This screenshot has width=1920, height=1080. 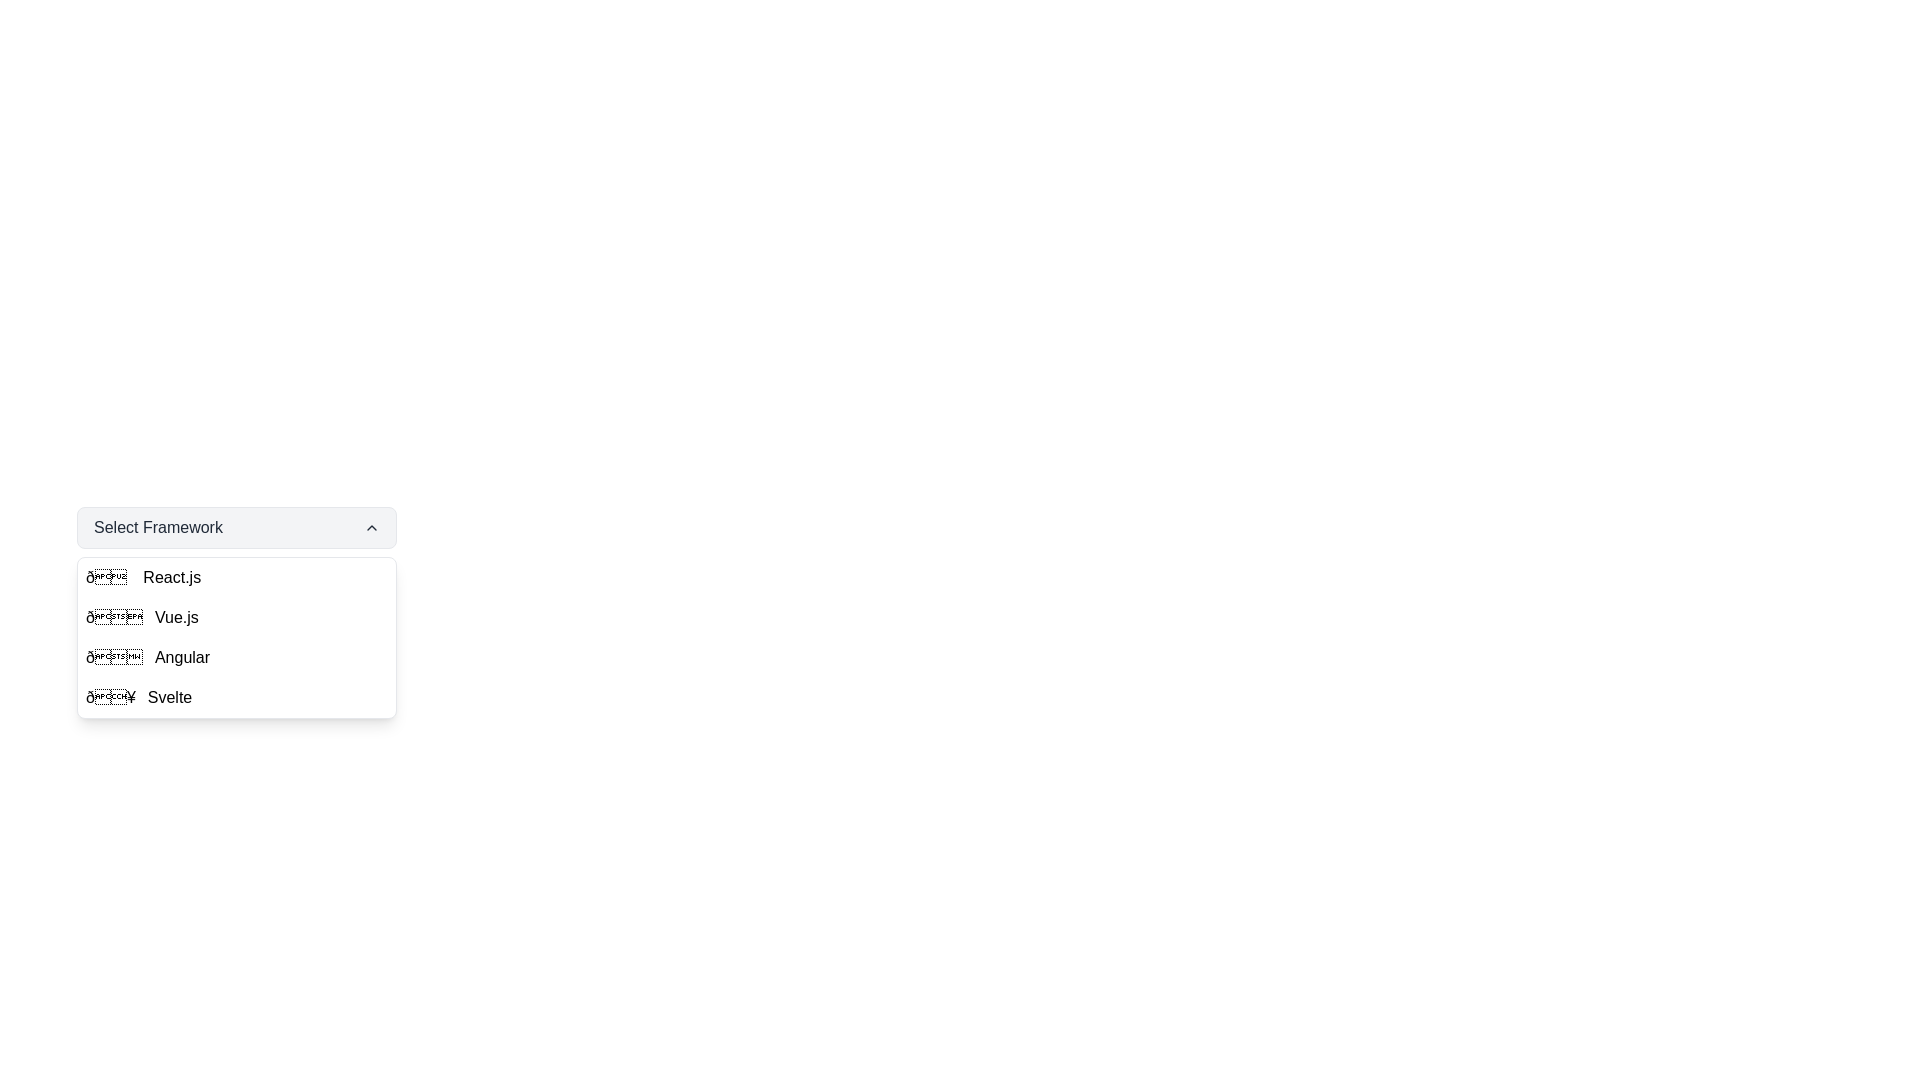 I want to click on the second item in the dropdown menu representing the Vue.js framework, so click(x=236, y=616).